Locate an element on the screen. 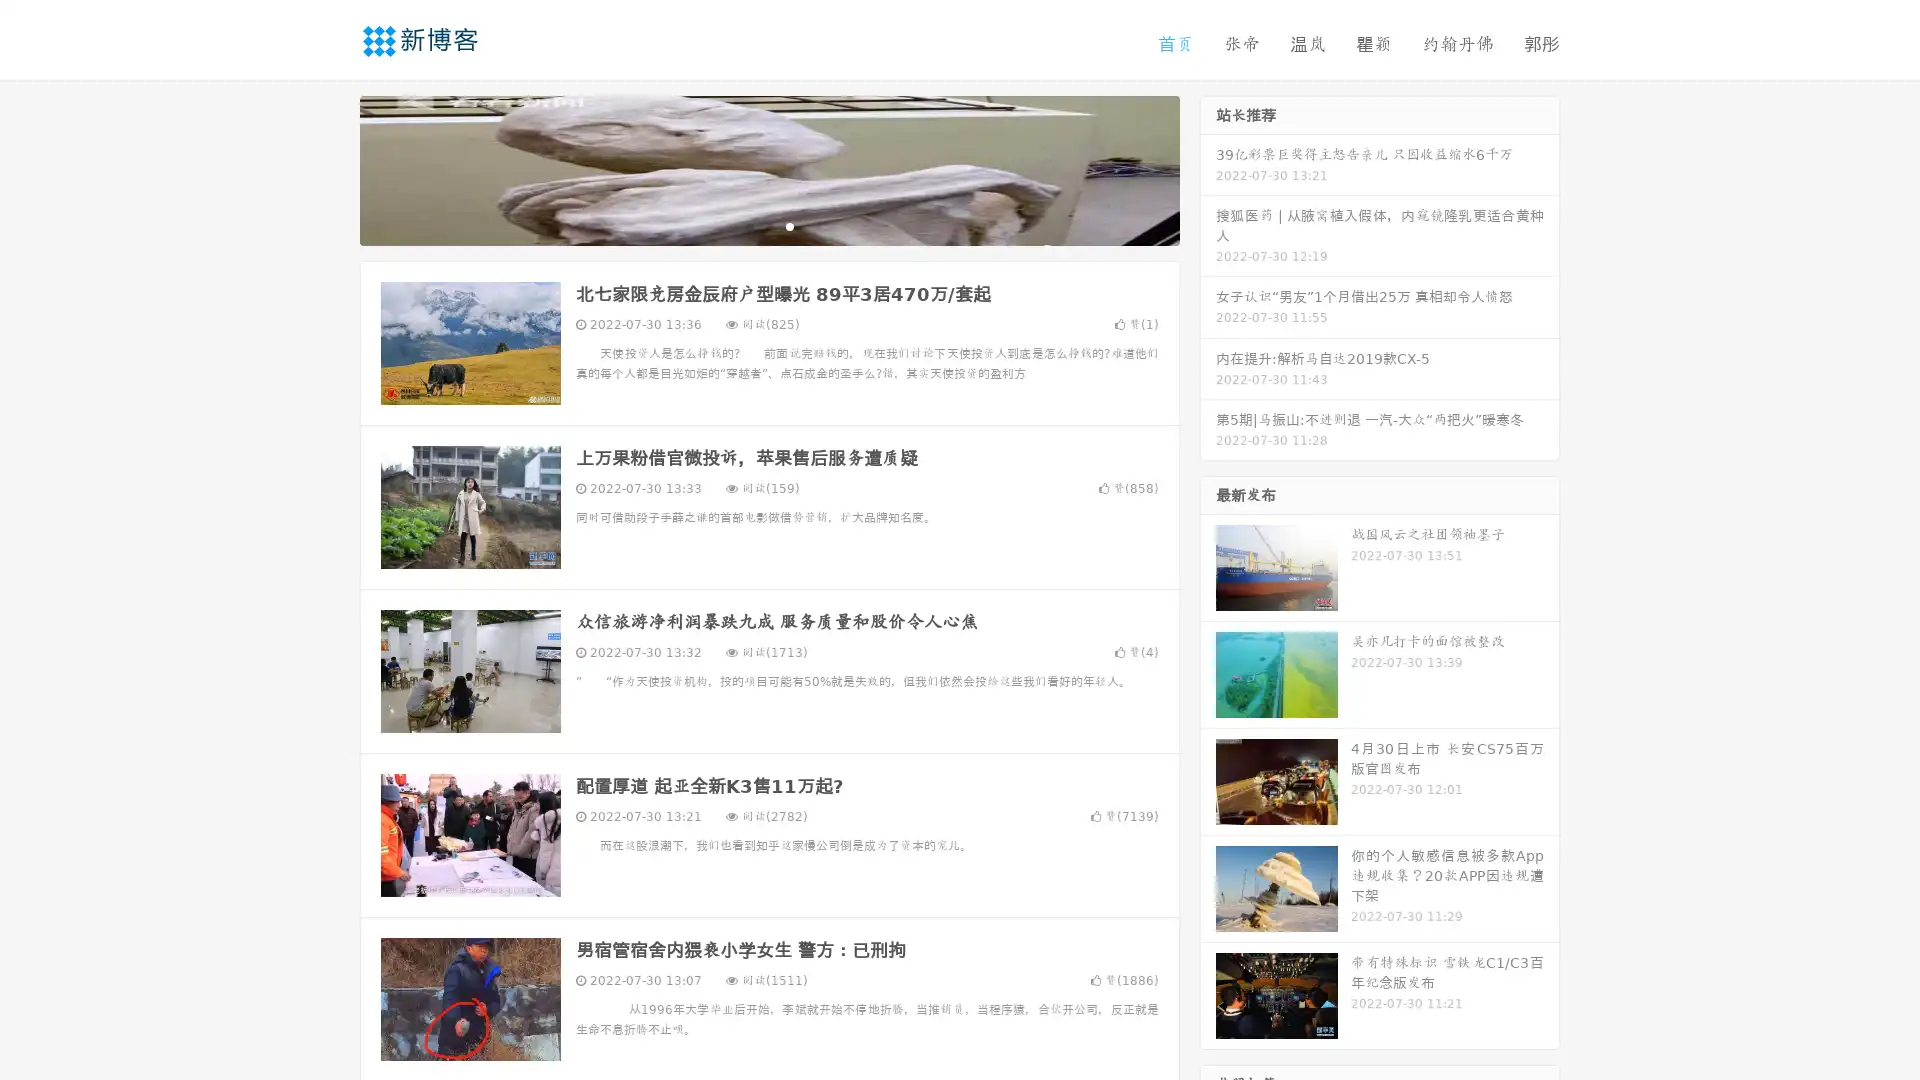  Go to slide 1 is located at coordinates (748, 225).